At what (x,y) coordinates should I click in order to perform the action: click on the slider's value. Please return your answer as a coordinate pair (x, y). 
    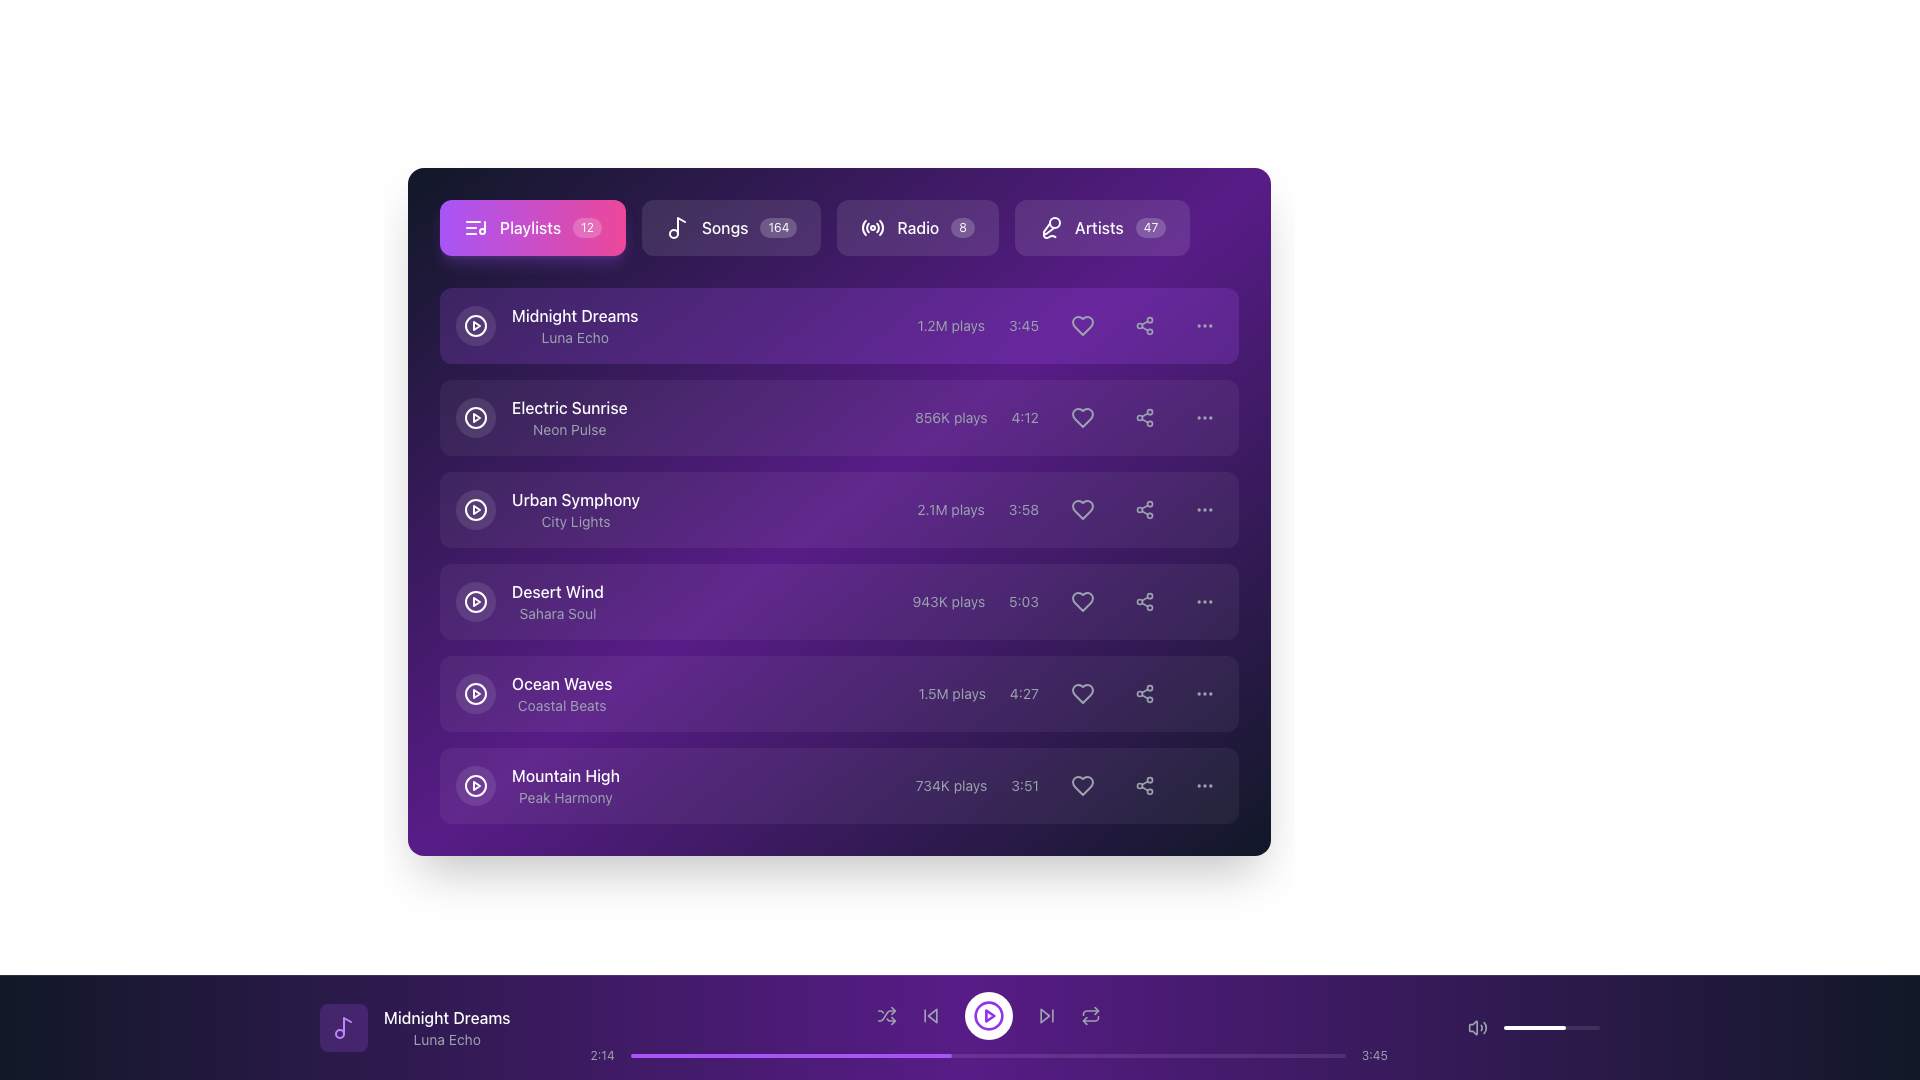
    Looking at the image, I should click on (1544, 1028).